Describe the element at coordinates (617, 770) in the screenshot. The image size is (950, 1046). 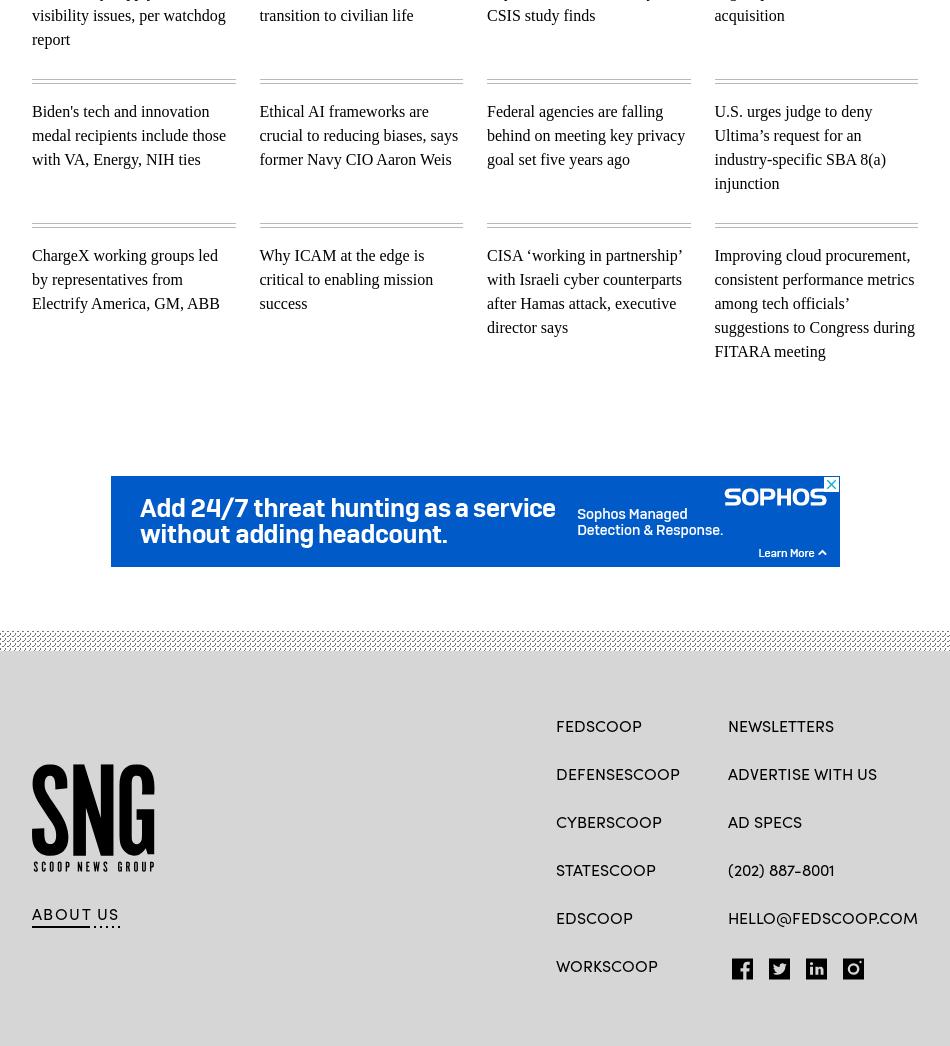
I see `'DefenseScoop'` at that location.